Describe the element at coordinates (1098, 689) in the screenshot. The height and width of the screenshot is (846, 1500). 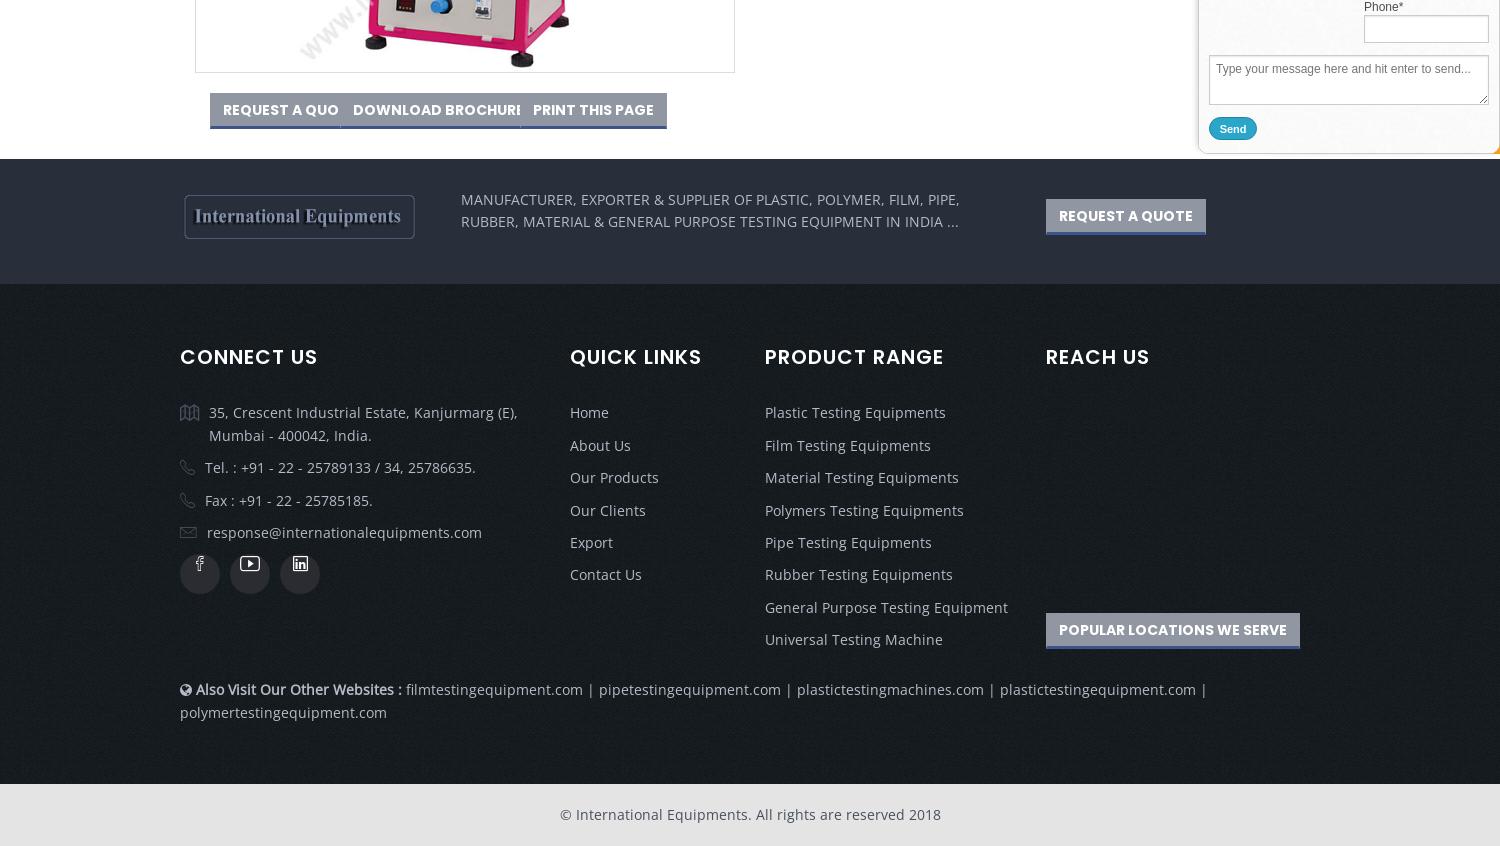
I see `'plastictestingequipment.com'` at that location.